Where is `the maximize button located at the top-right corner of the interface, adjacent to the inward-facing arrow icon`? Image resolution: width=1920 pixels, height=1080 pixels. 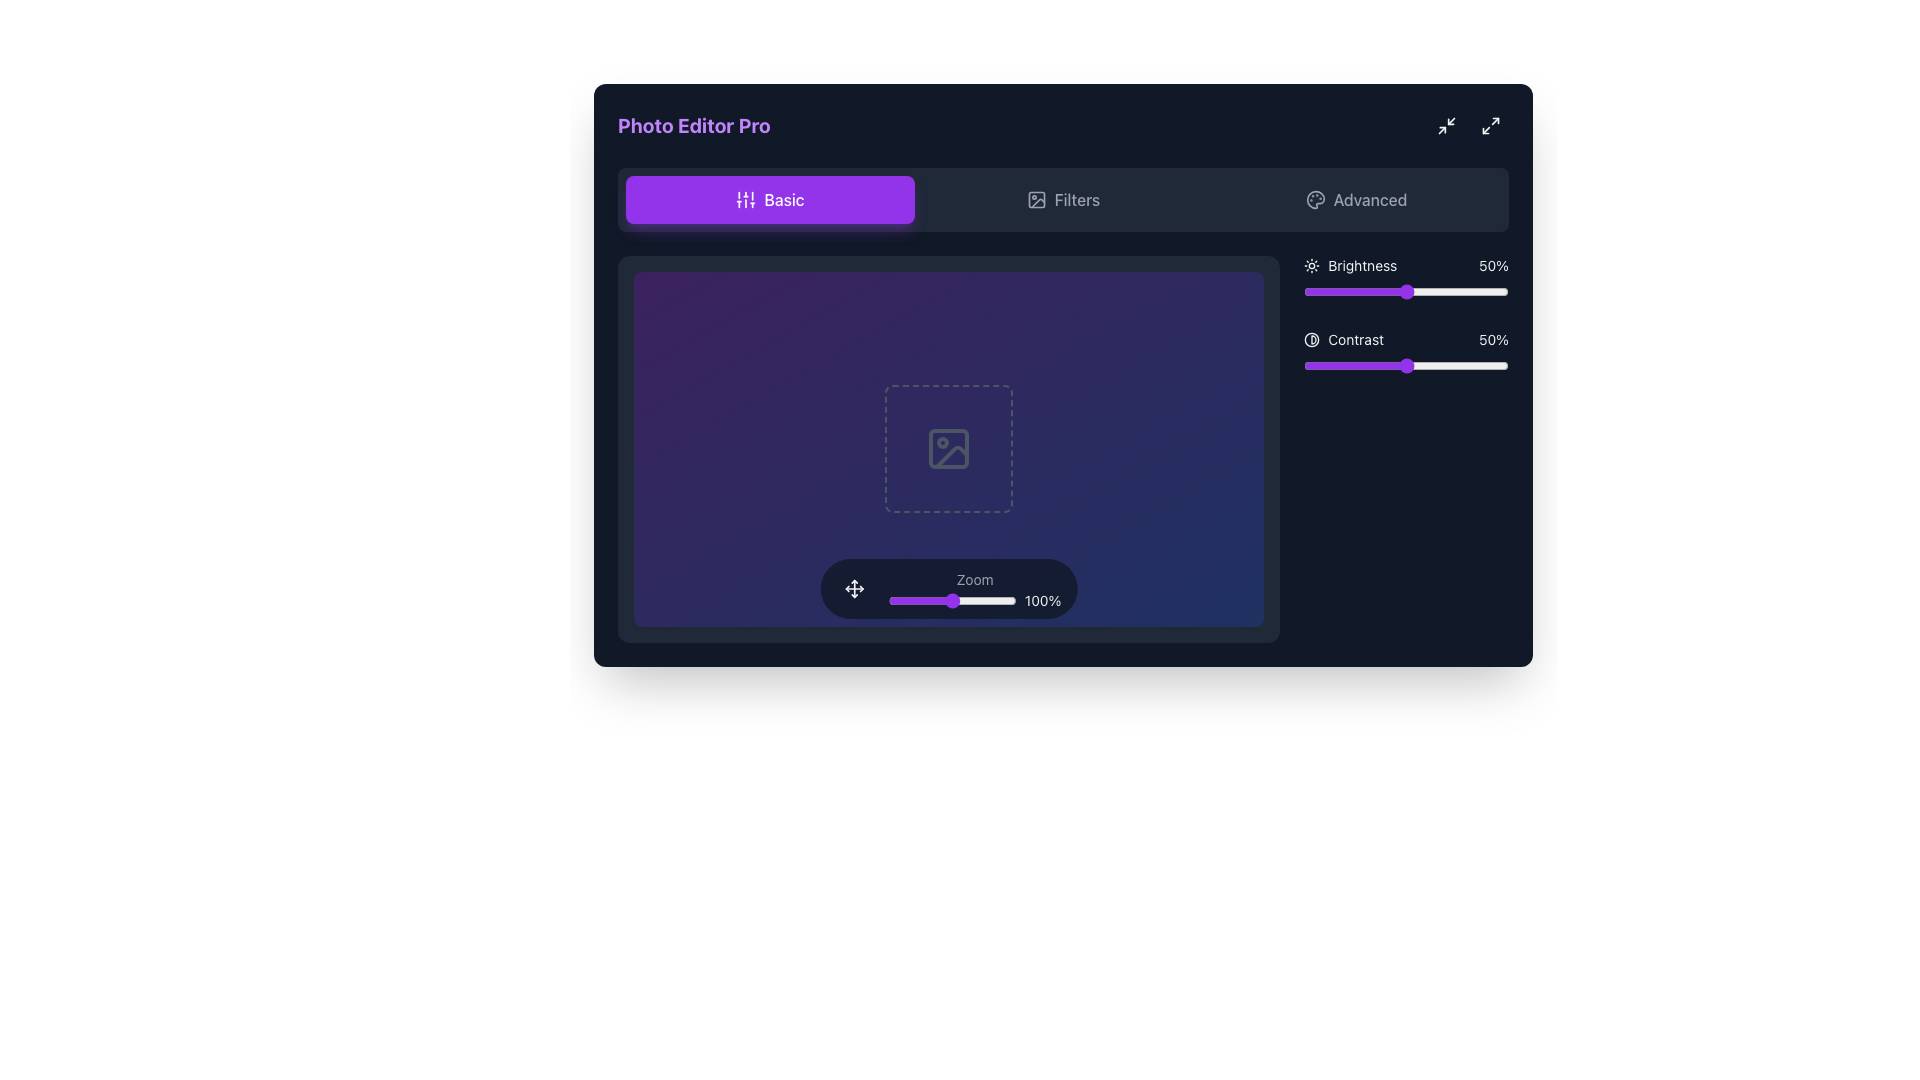 the maximize button located at the top-right corner of the interface, adjacent to the inward-facing arrow icon is located at coordinates (1491, 126).